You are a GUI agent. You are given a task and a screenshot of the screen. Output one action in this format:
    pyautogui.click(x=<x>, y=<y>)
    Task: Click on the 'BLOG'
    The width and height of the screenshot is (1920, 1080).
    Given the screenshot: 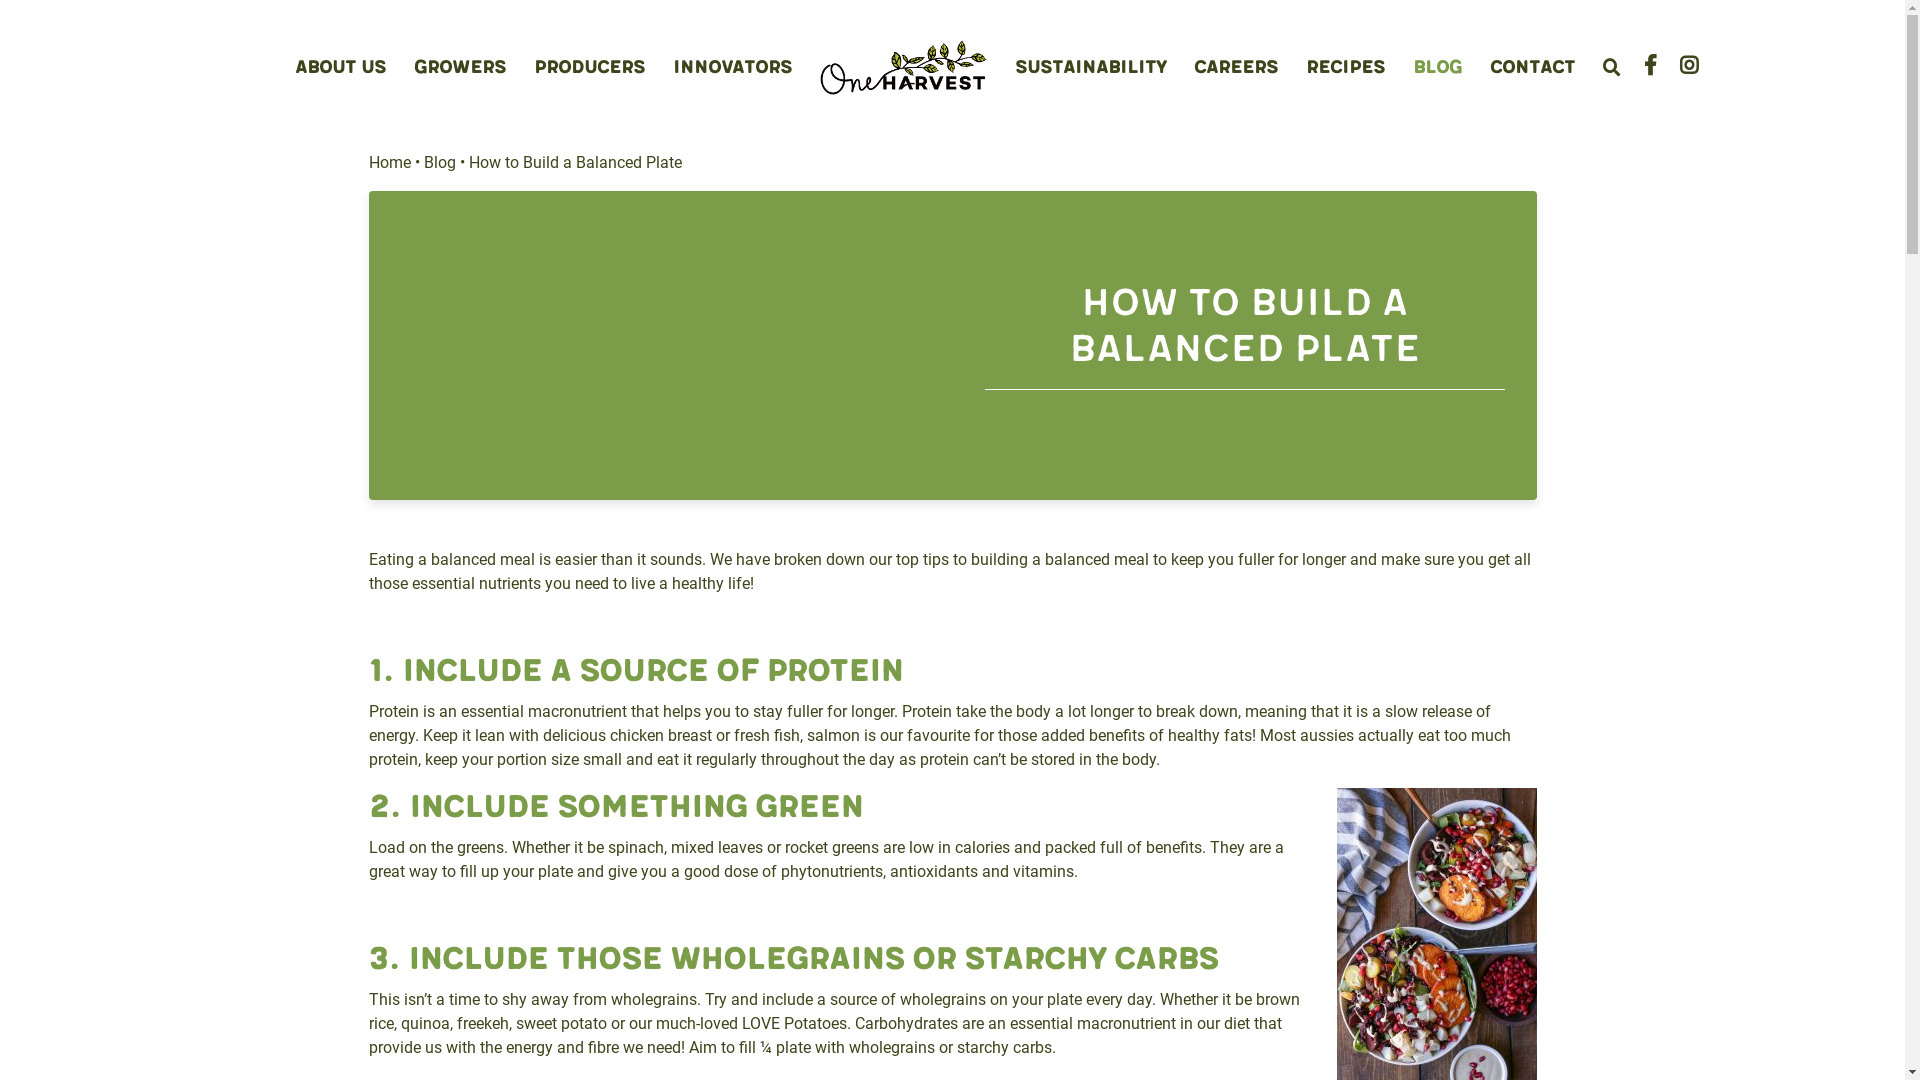 What is the action you would take?
    pyautogui.click(x=1411, y=66)
    